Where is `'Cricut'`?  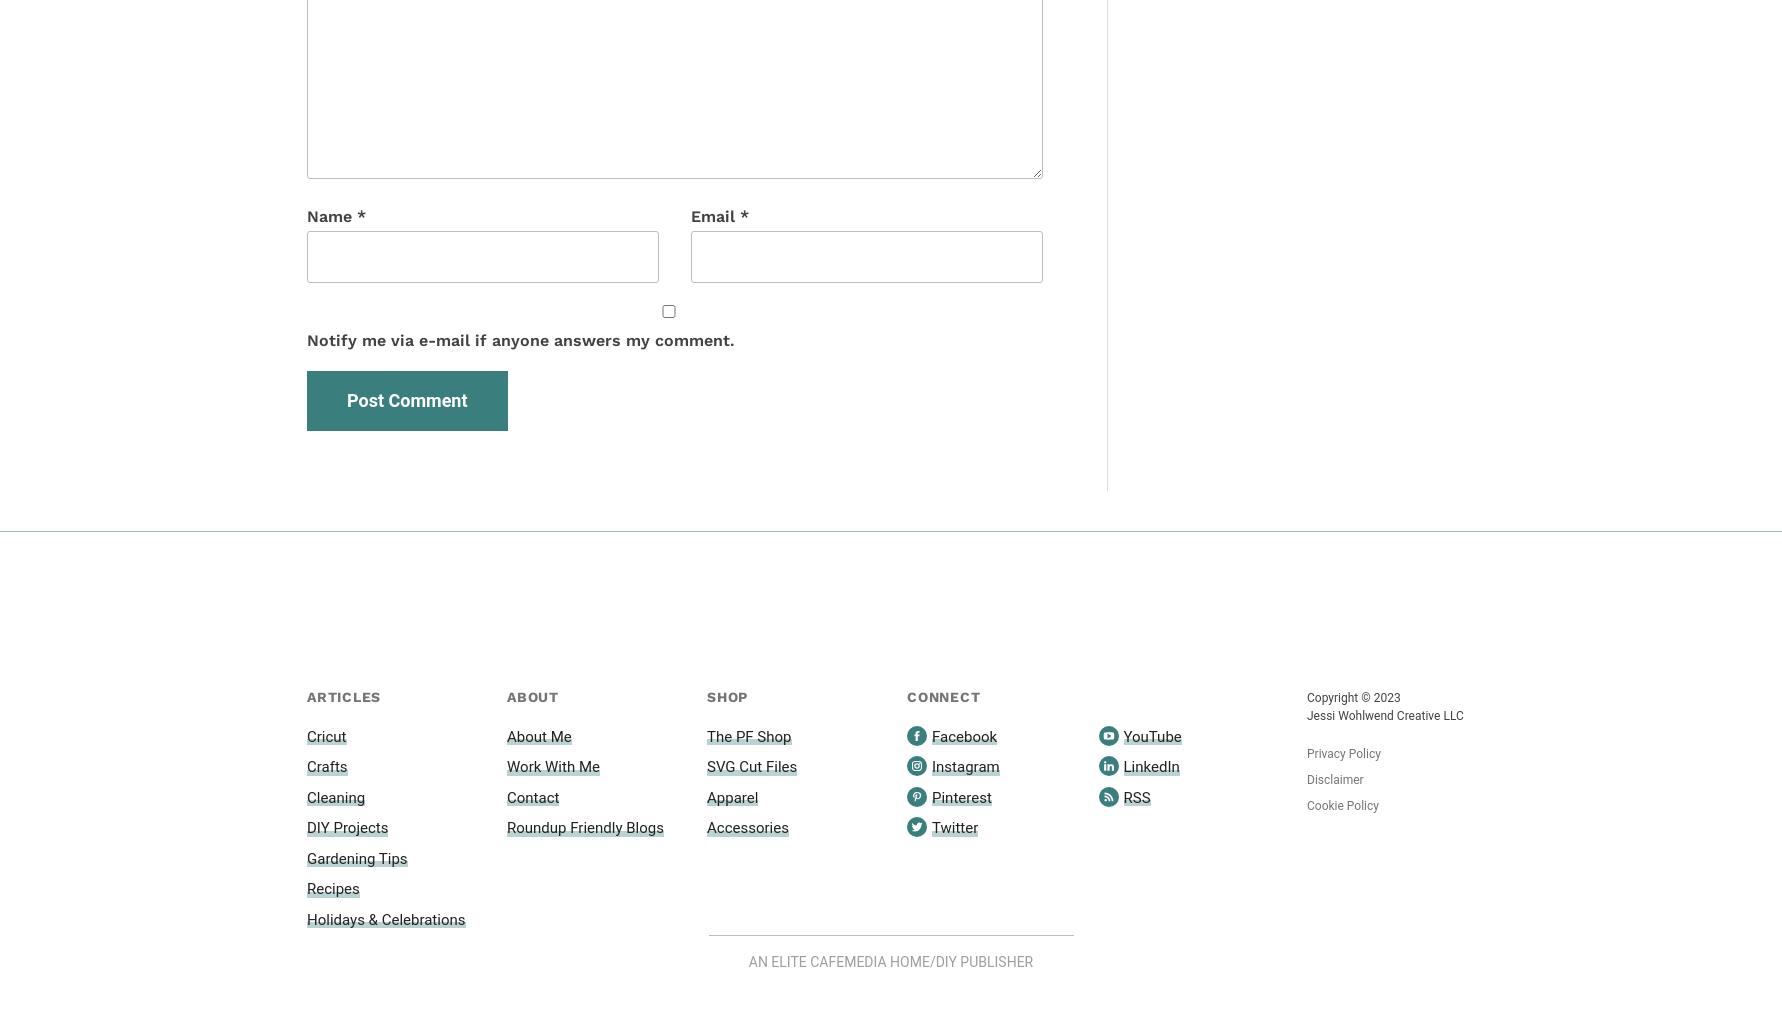
'Cricut' is located at coordinates (325, 736).